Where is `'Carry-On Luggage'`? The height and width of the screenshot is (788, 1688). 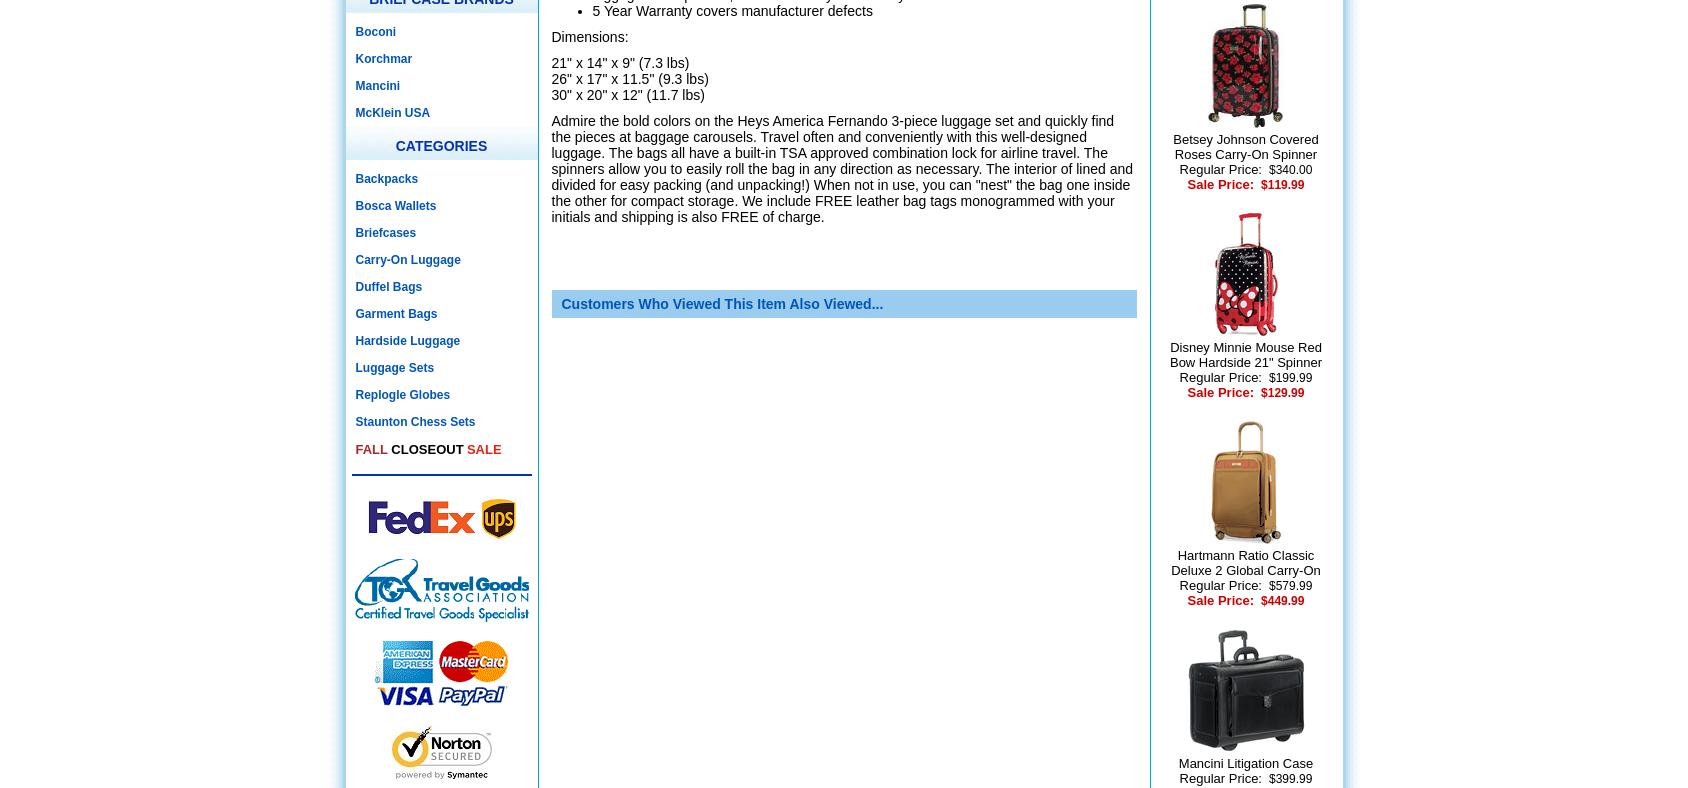 'Carry-On Luggage' is located at coordinates (407, 258).